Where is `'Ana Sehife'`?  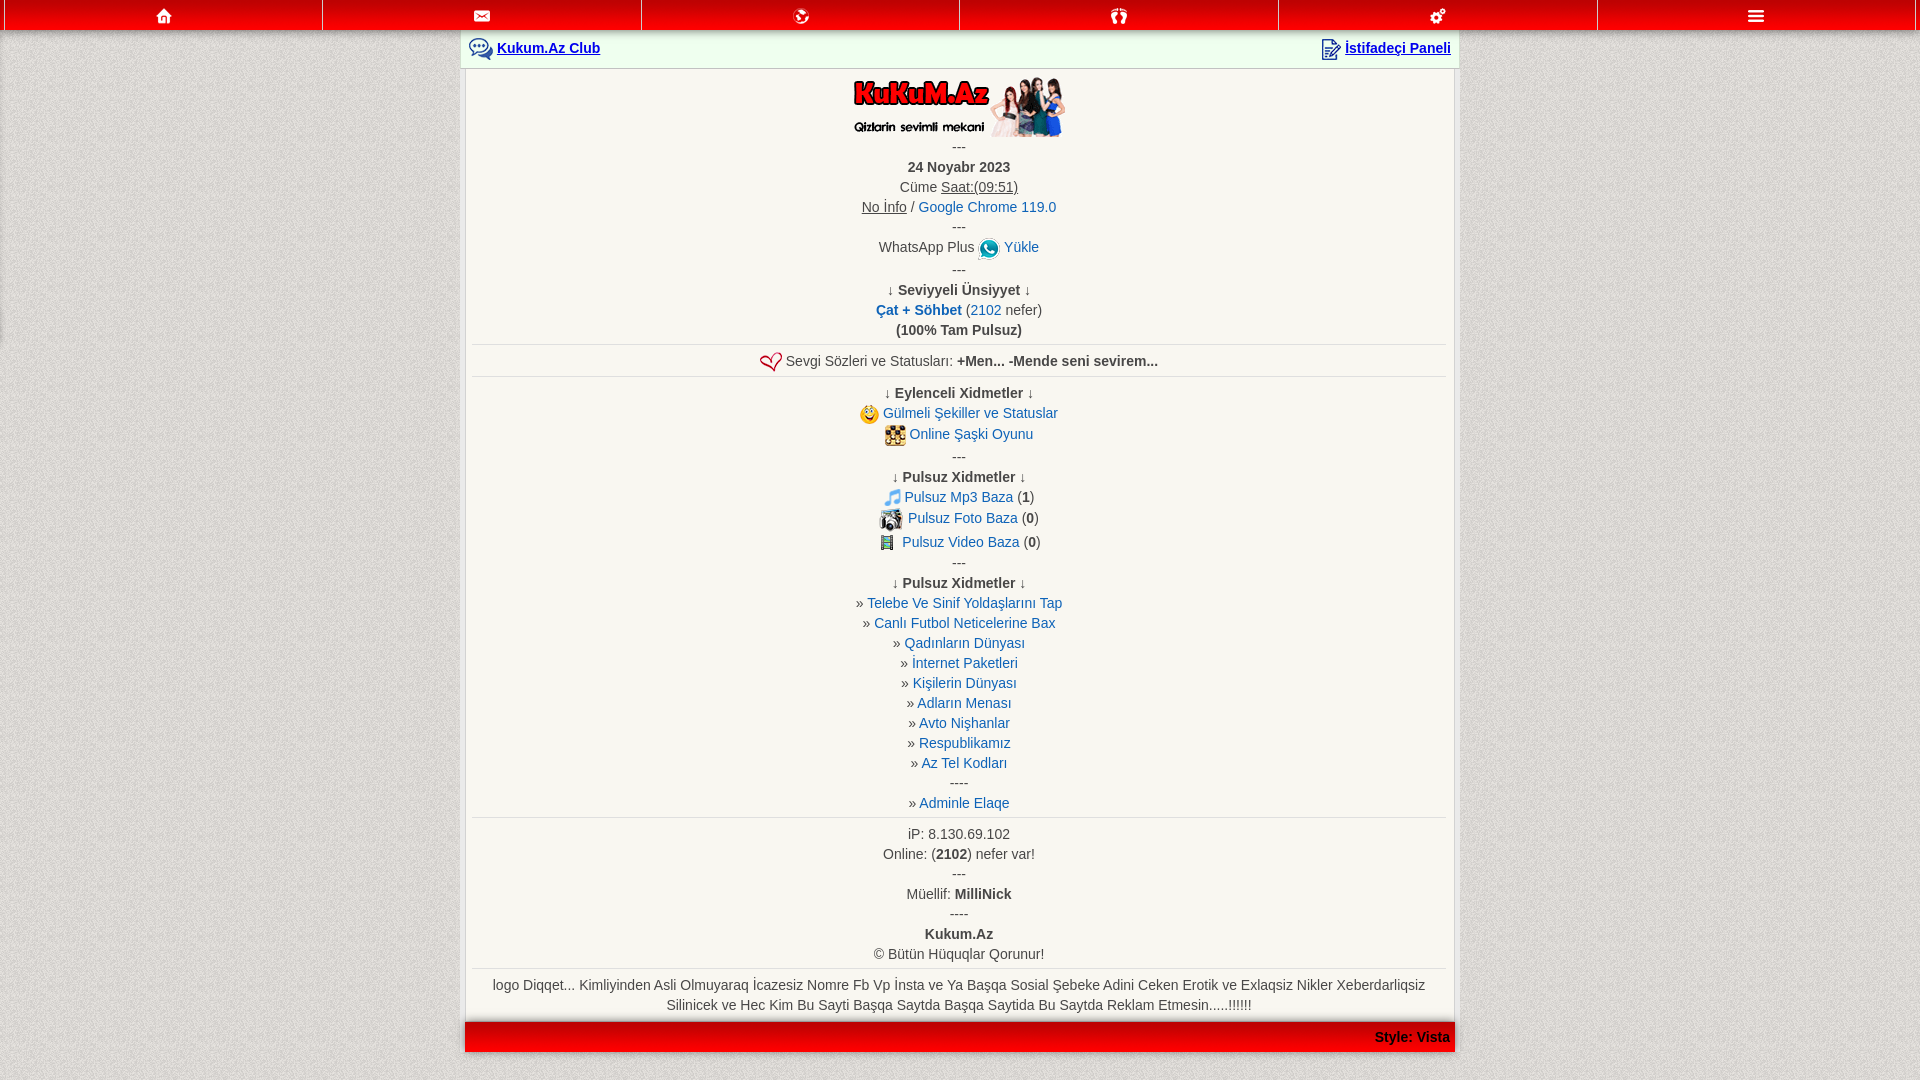
'Ana Sehife' is located at coordinates (163, 15).